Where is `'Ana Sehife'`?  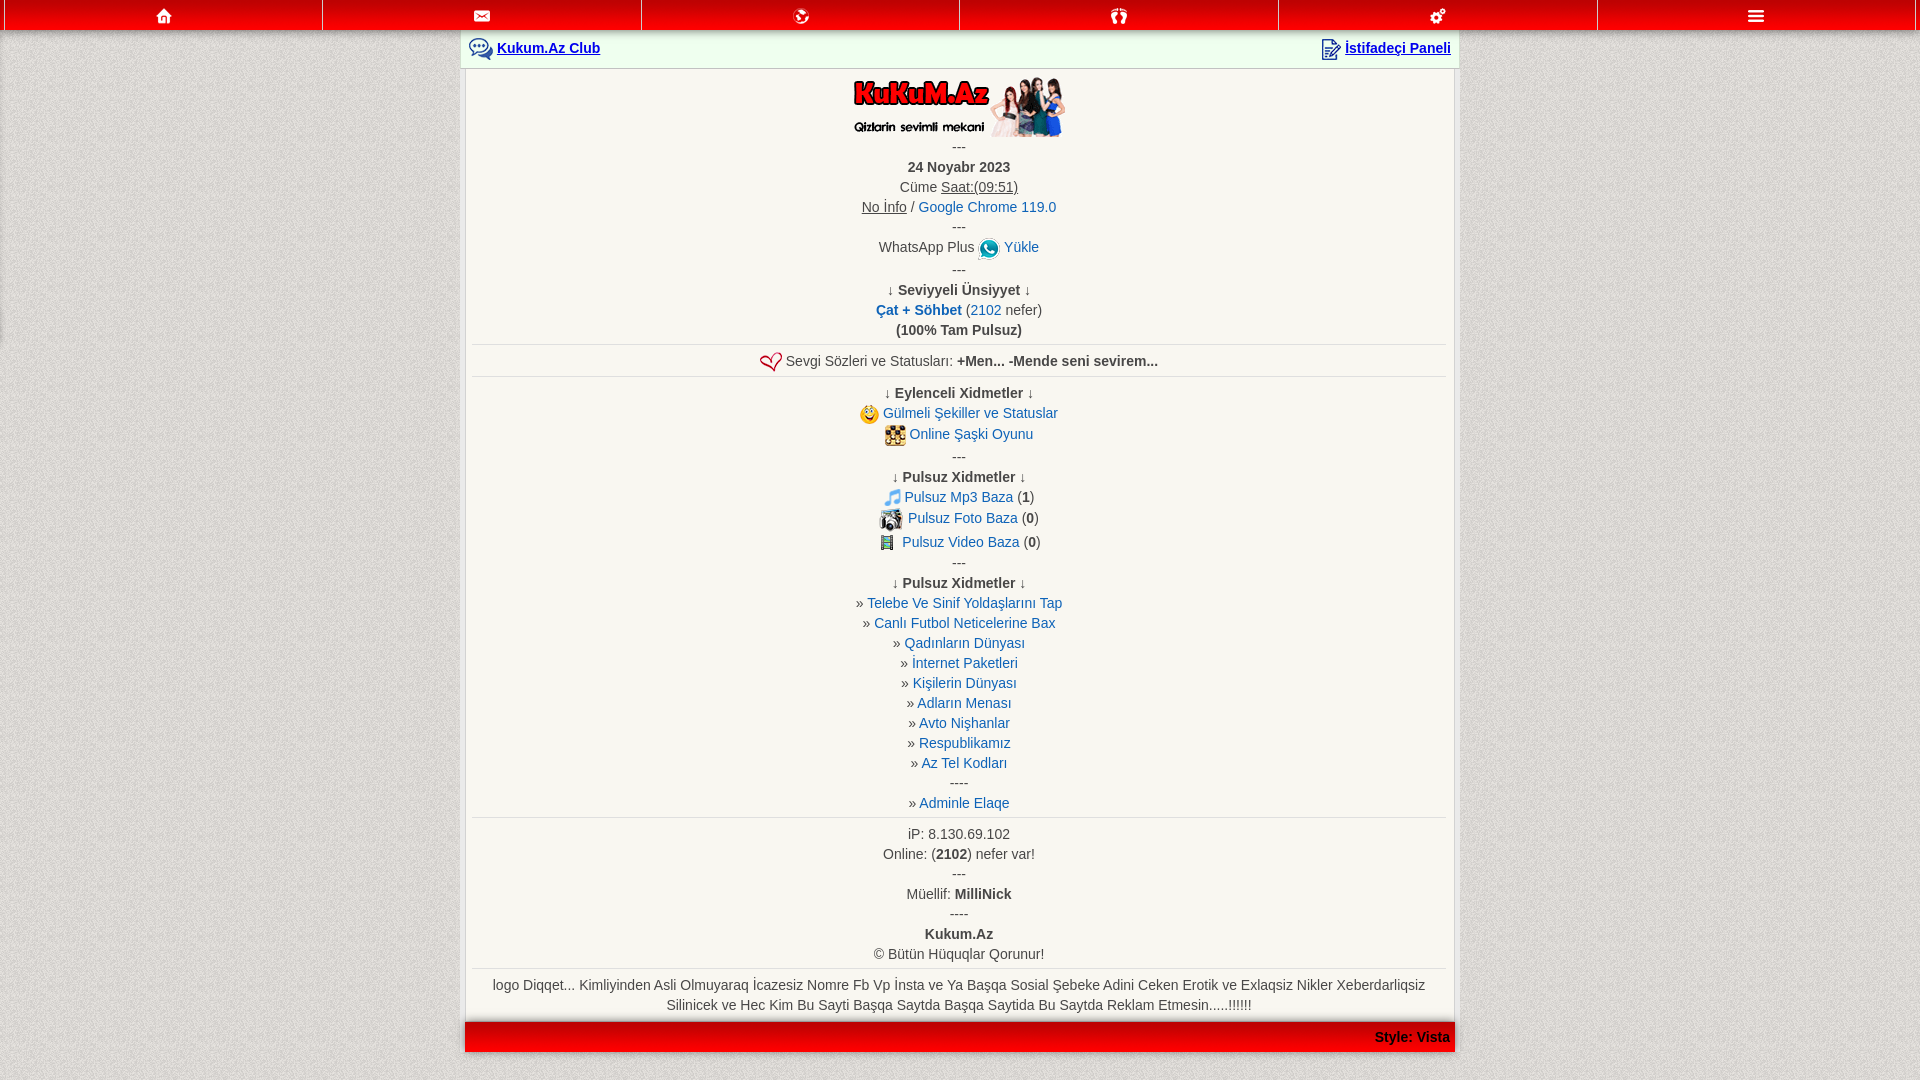
'Ana Sehife' is located at coordinates (163, 15).